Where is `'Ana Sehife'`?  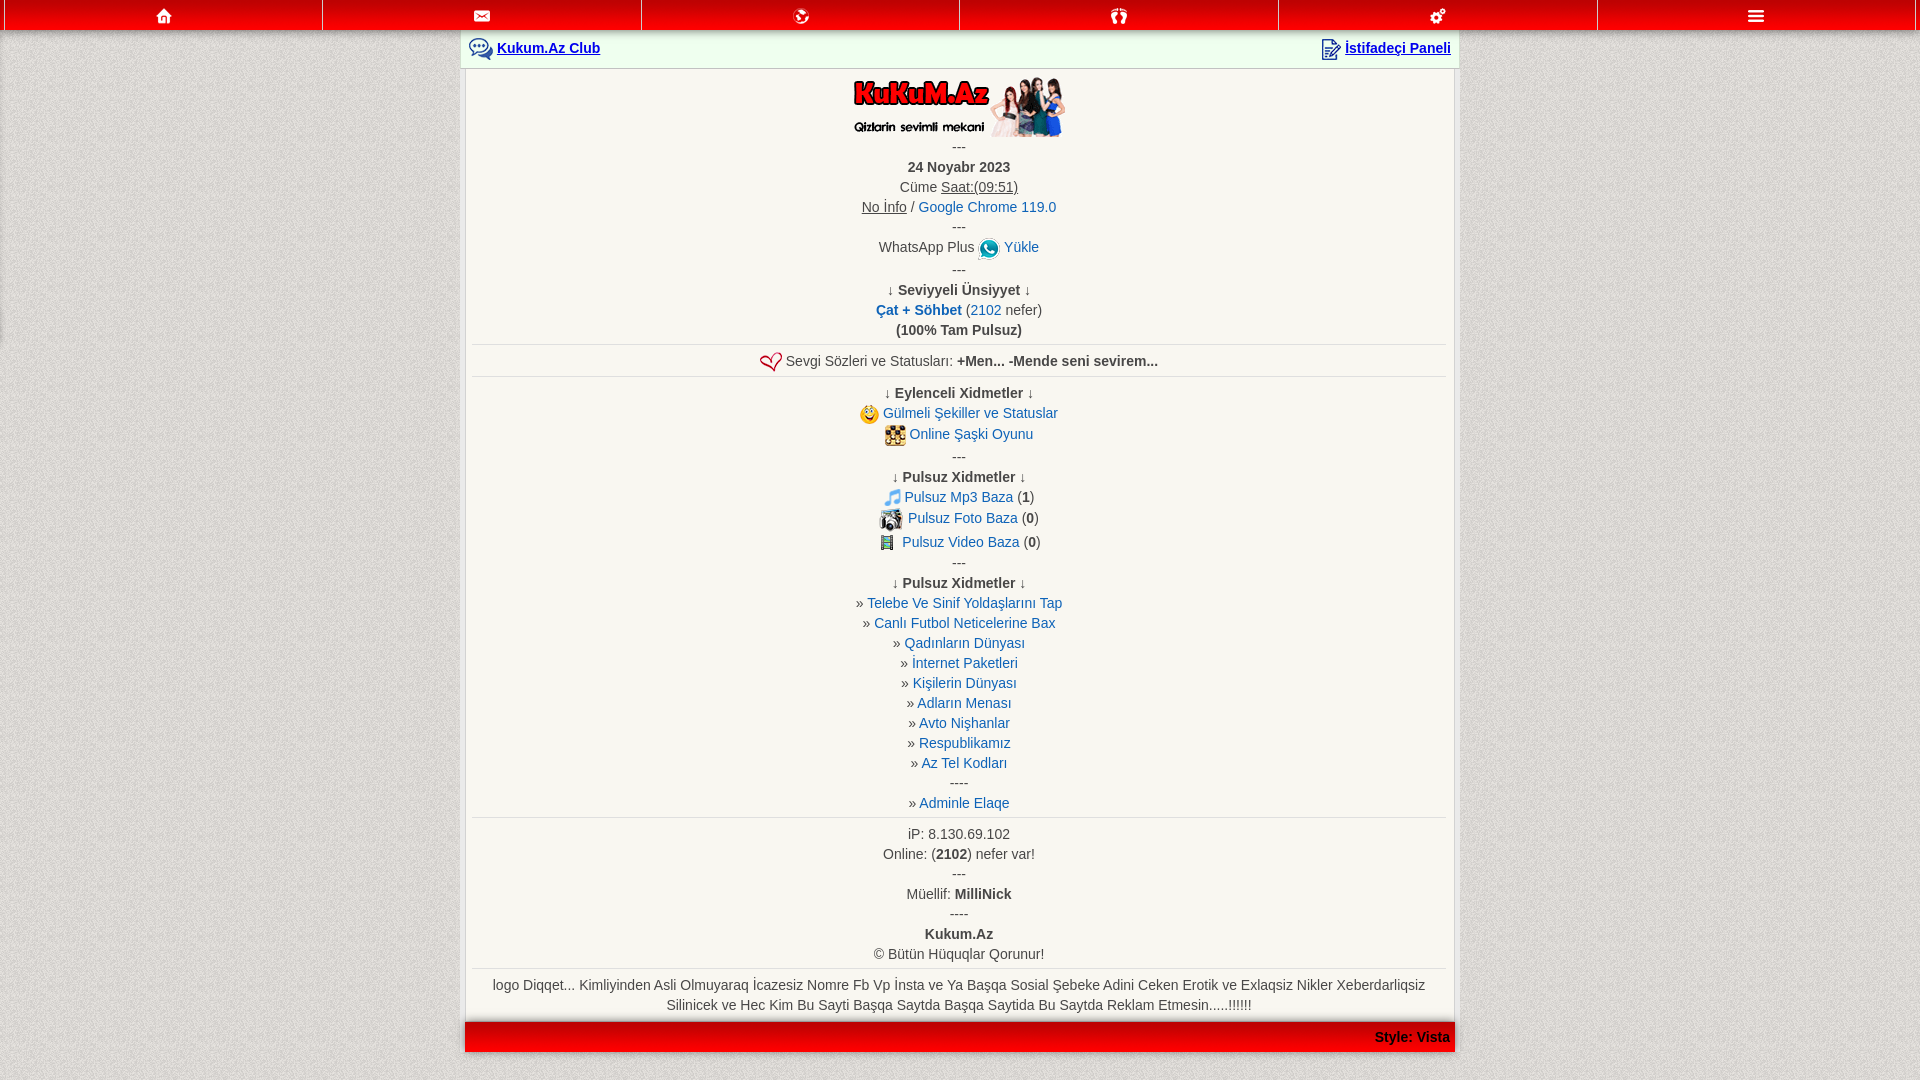
'Ana Sehife' is located at coordinates (163, 15).